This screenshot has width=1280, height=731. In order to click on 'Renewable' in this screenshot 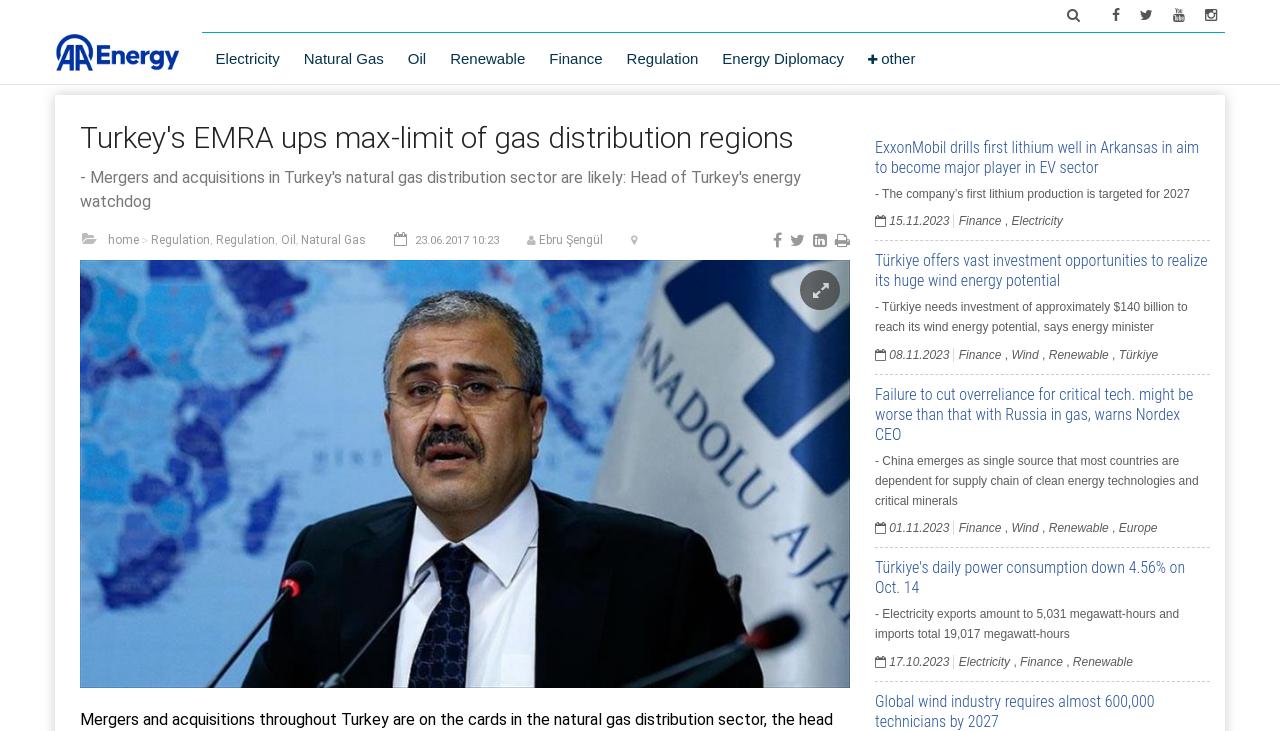, I will do `click(449, 57)`.